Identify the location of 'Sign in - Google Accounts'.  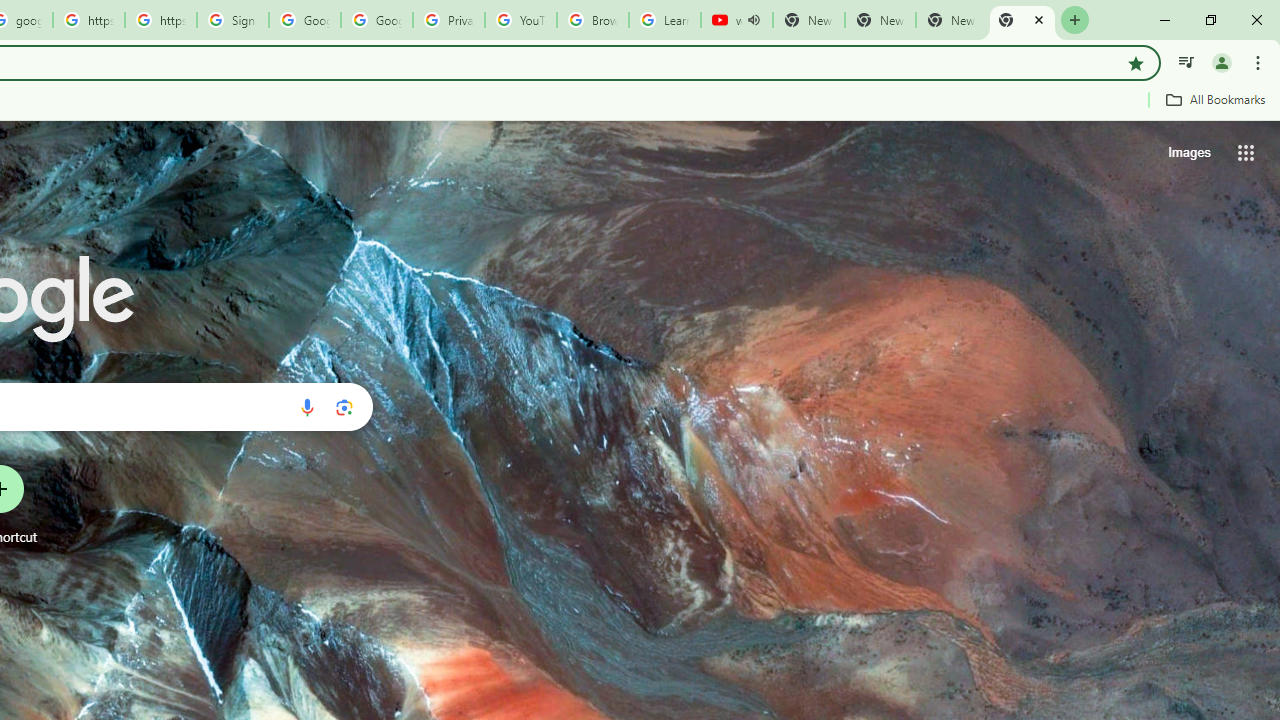
(232, 20).